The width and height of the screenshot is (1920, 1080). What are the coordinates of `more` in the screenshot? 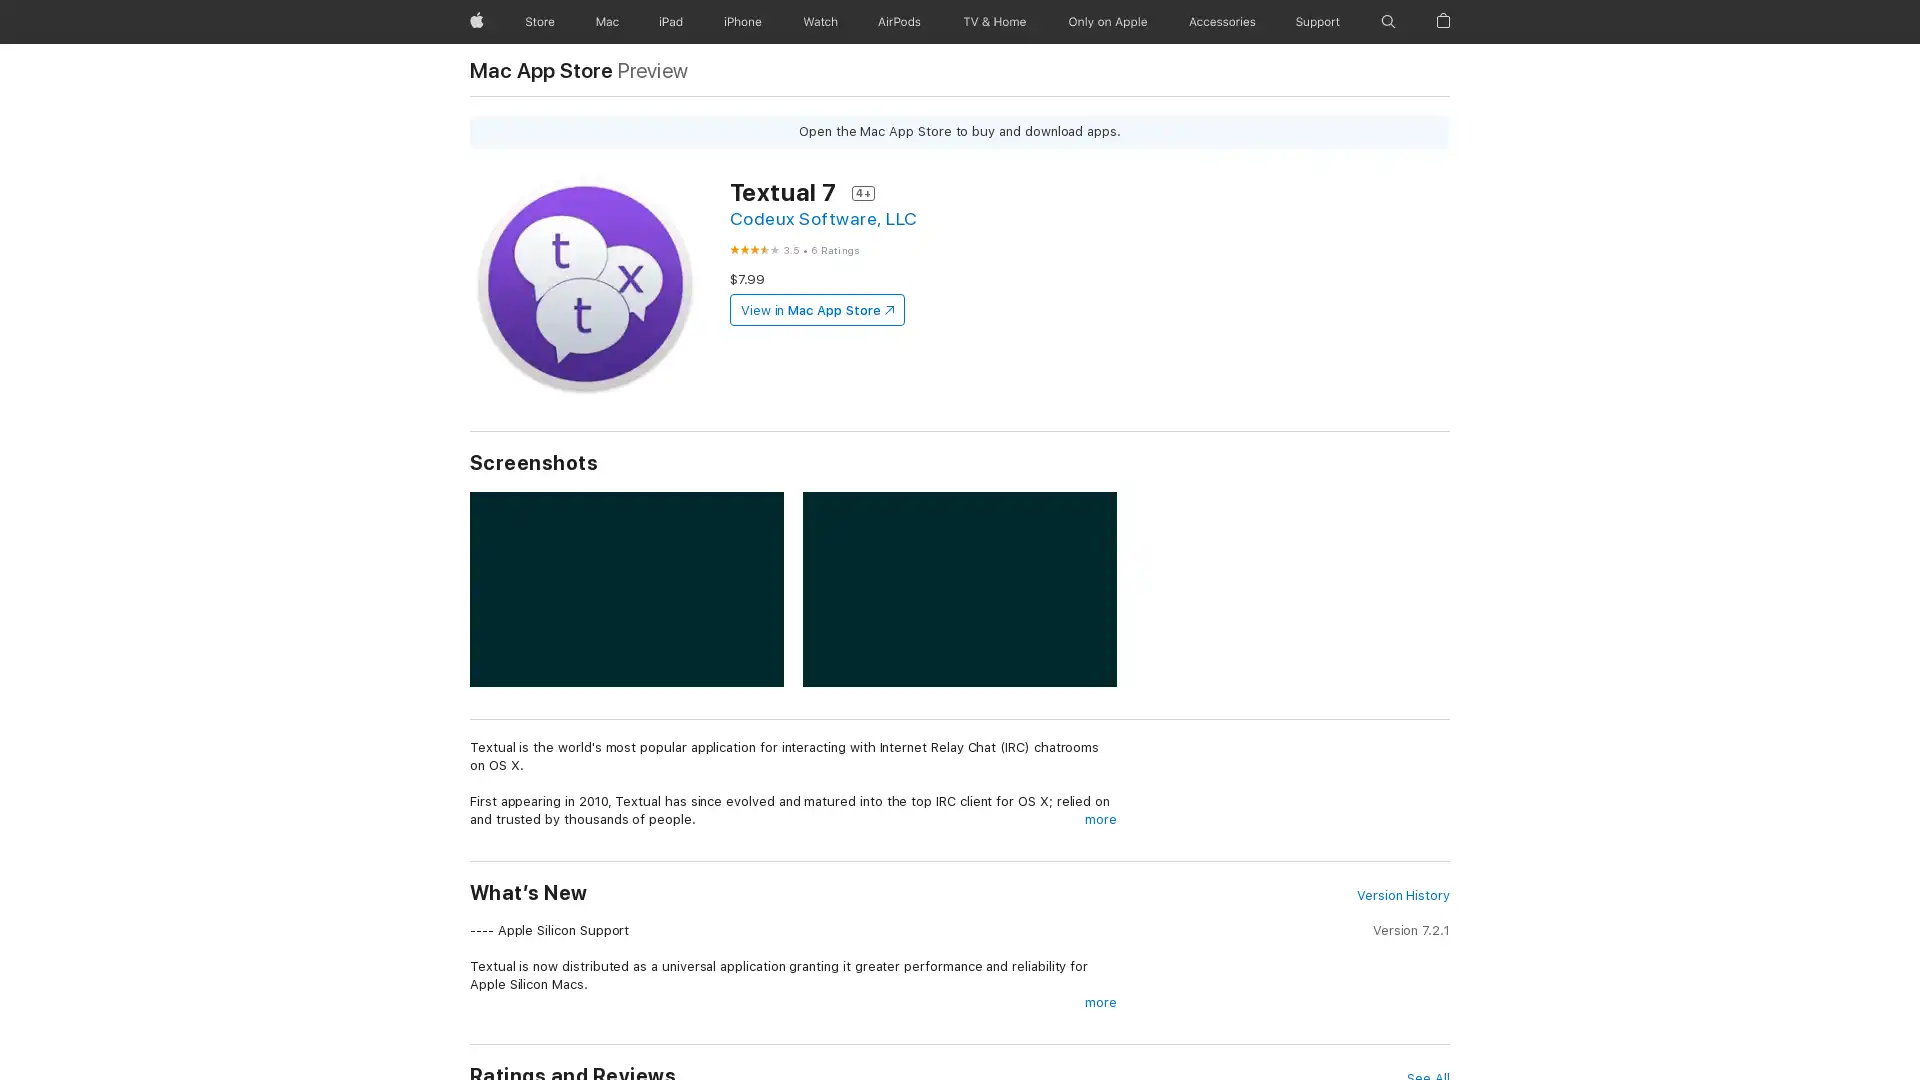 It's located at (1099, 820).